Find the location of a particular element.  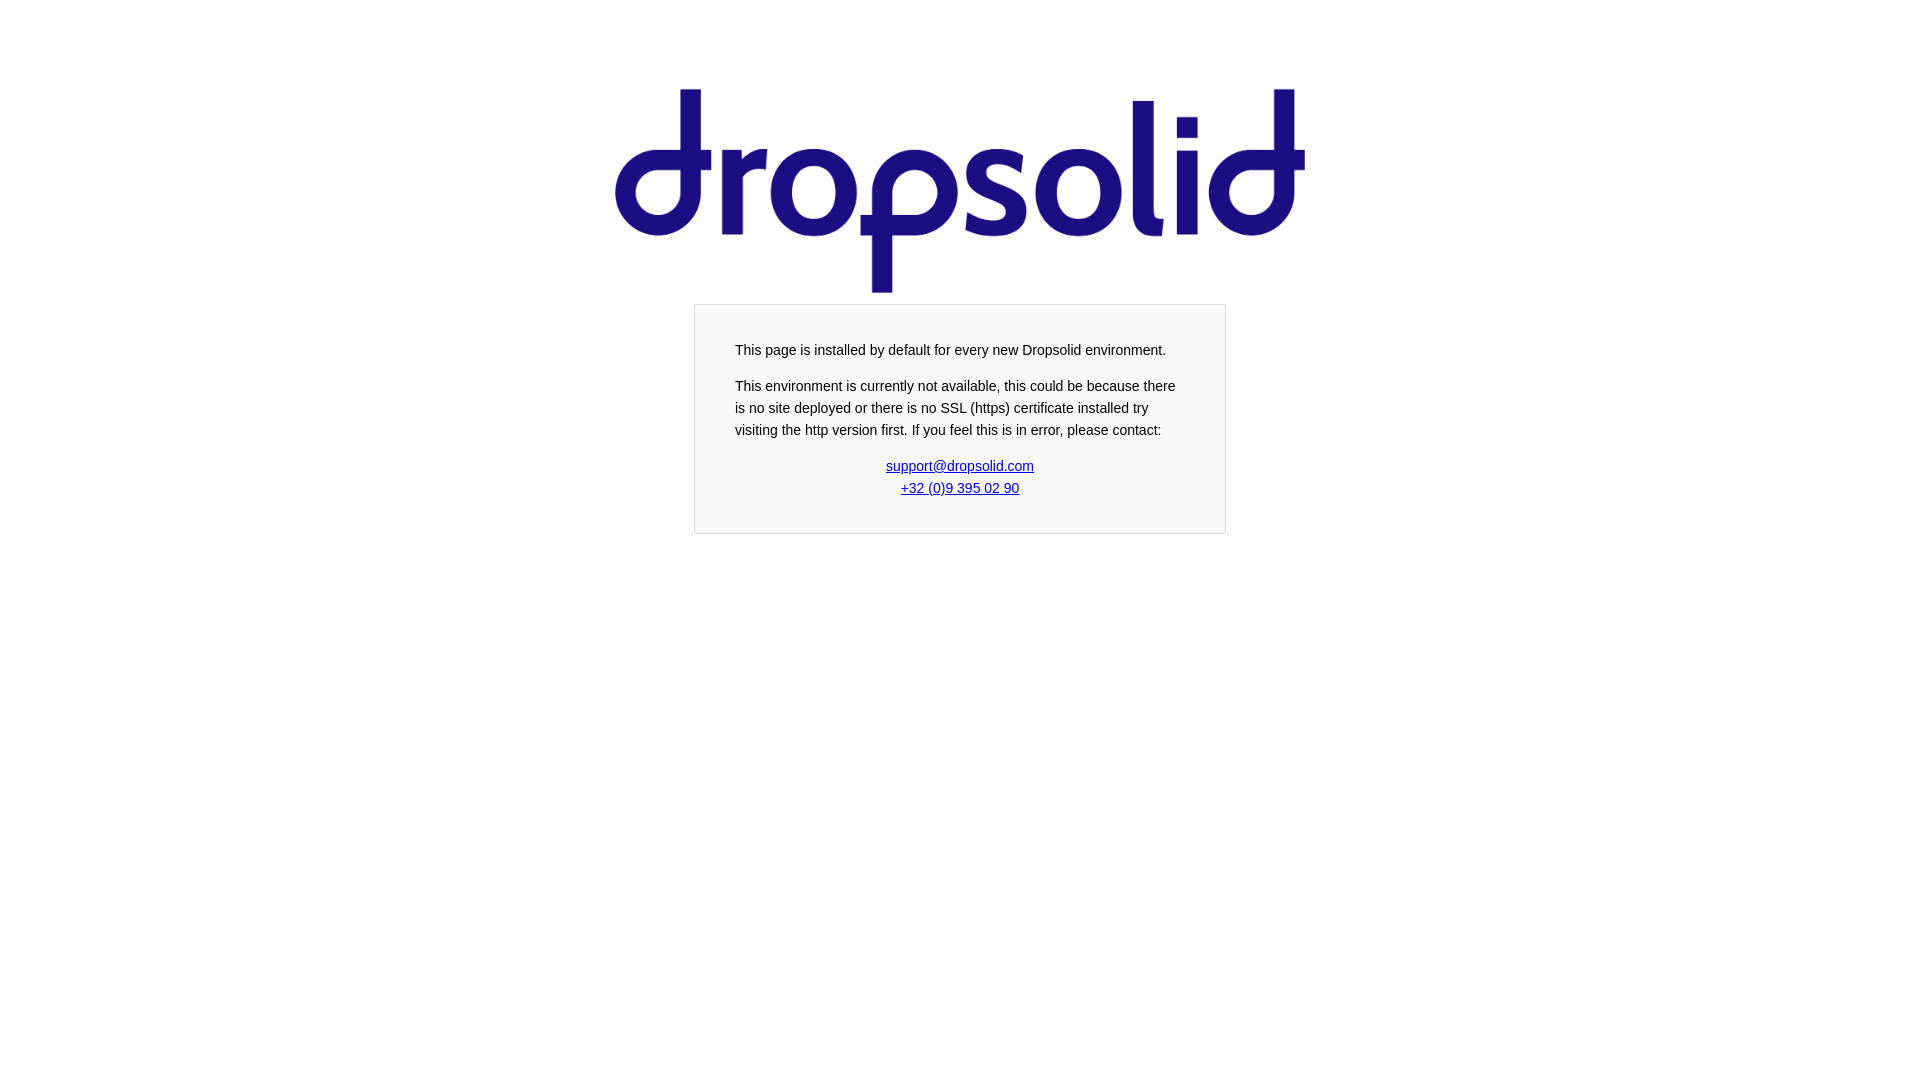

'+32 (0)9 395 02 90' is located at coordinates (960, 488).